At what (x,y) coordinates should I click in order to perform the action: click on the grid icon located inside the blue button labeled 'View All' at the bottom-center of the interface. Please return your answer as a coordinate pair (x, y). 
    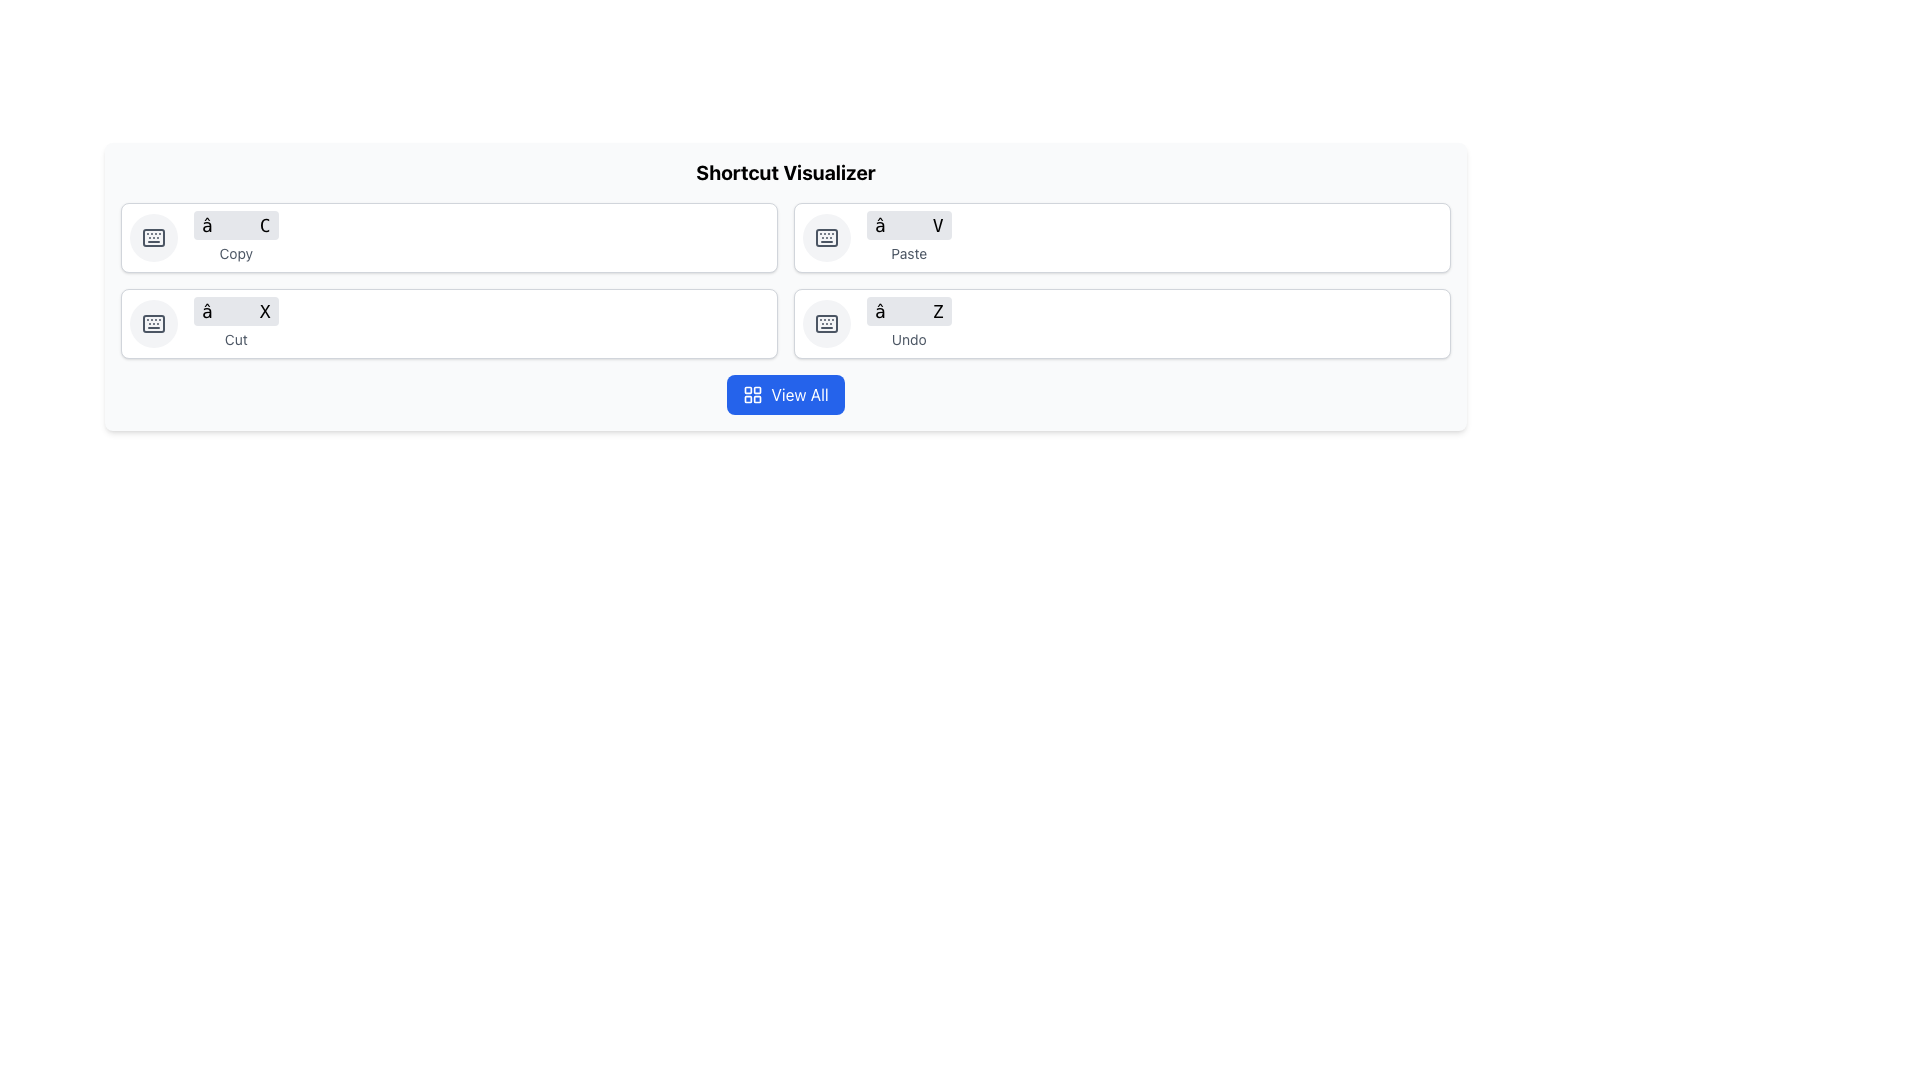
    Looking at the image, I should click on (752, 394).